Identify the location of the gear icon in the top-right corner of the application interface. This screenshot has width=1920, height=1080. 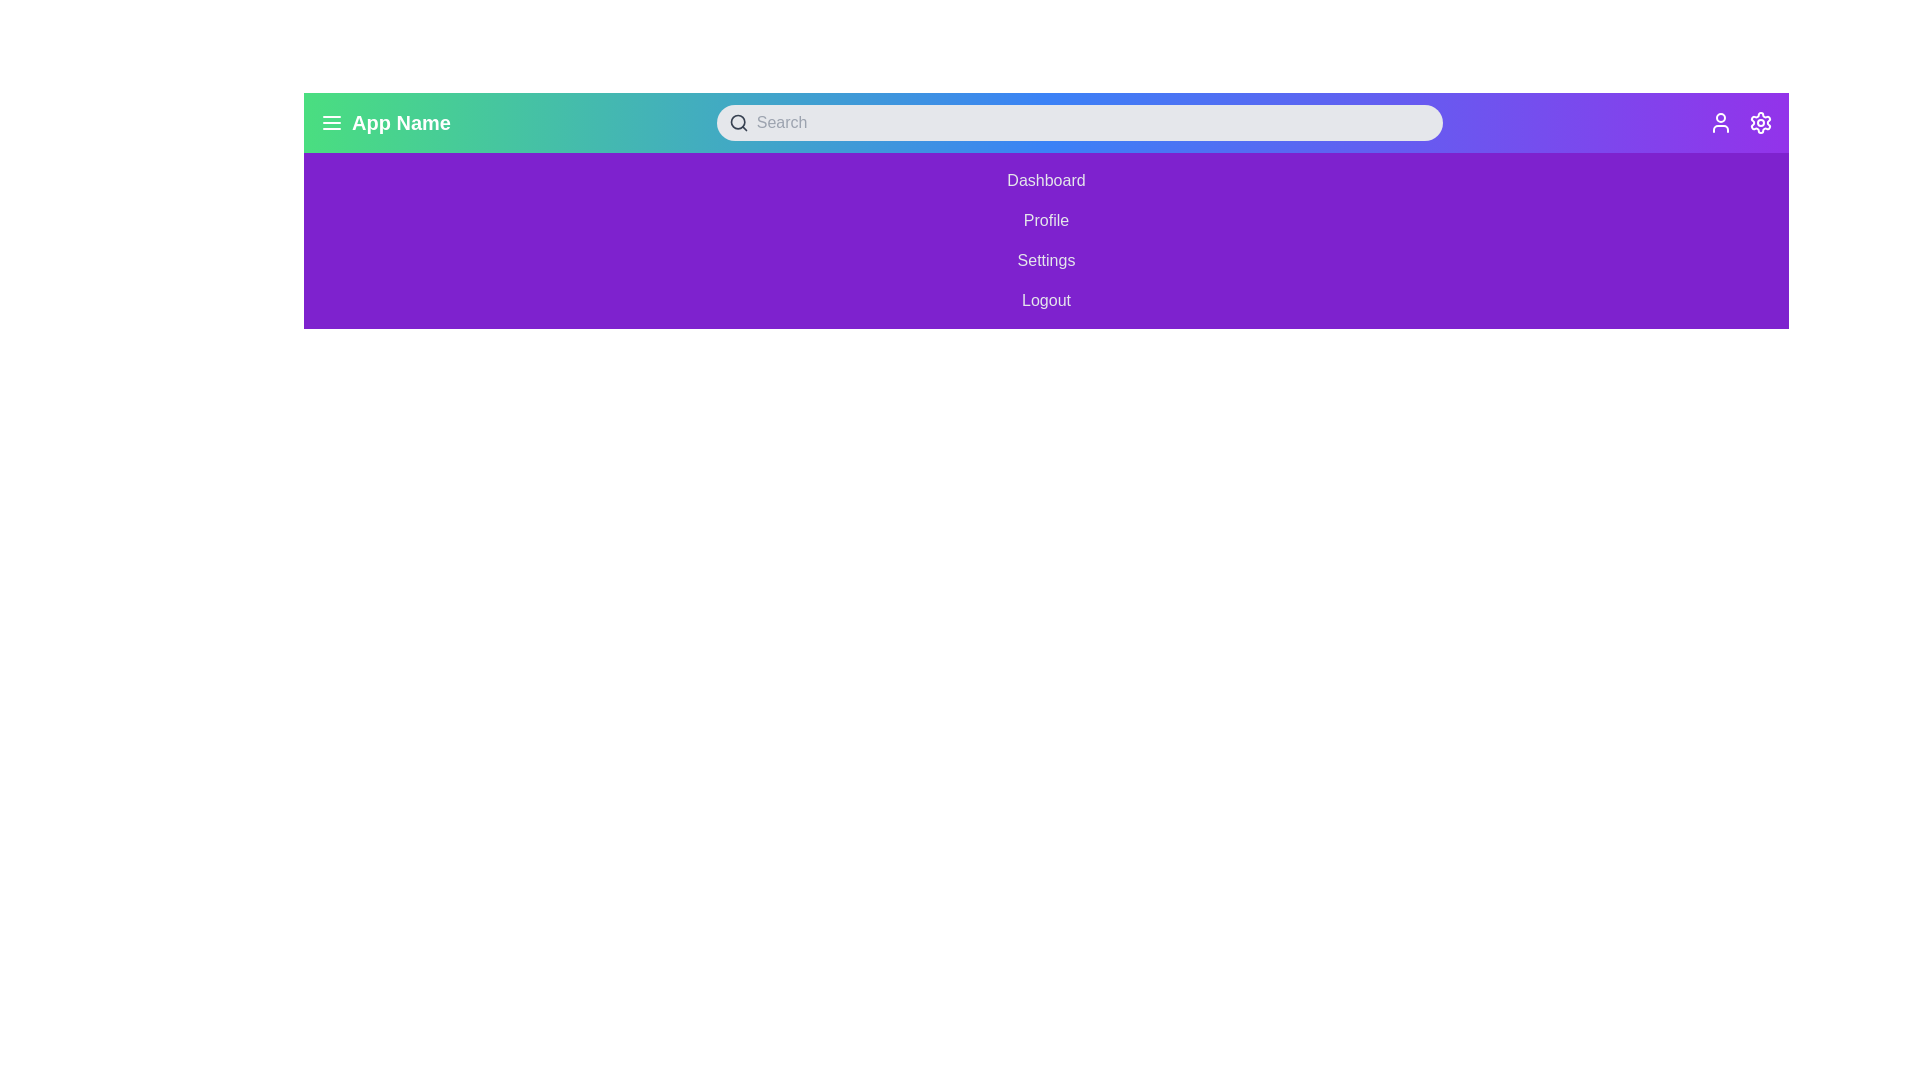
(1761, 123).